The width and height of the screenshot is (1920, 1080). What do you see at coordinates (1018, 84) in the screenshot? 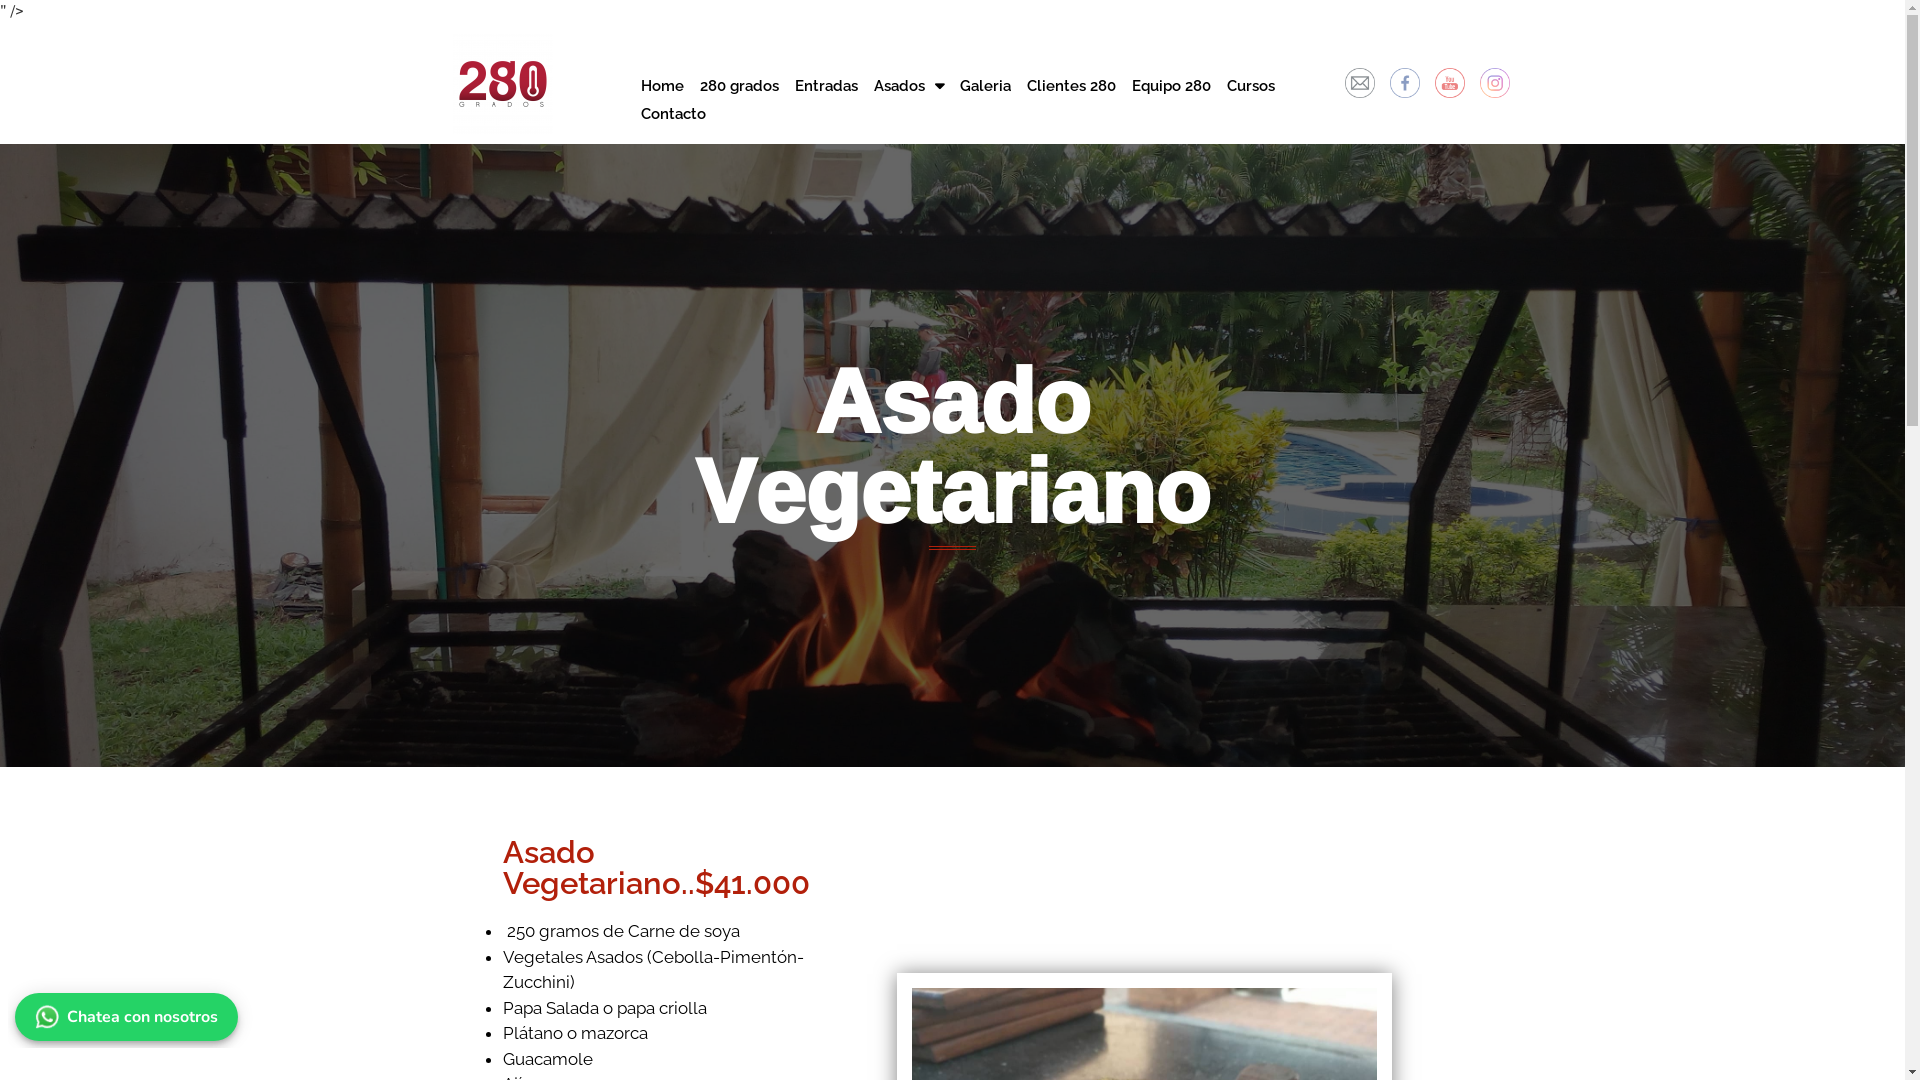
I see `'Clientes 280'` at bounding box center [1018, 84].